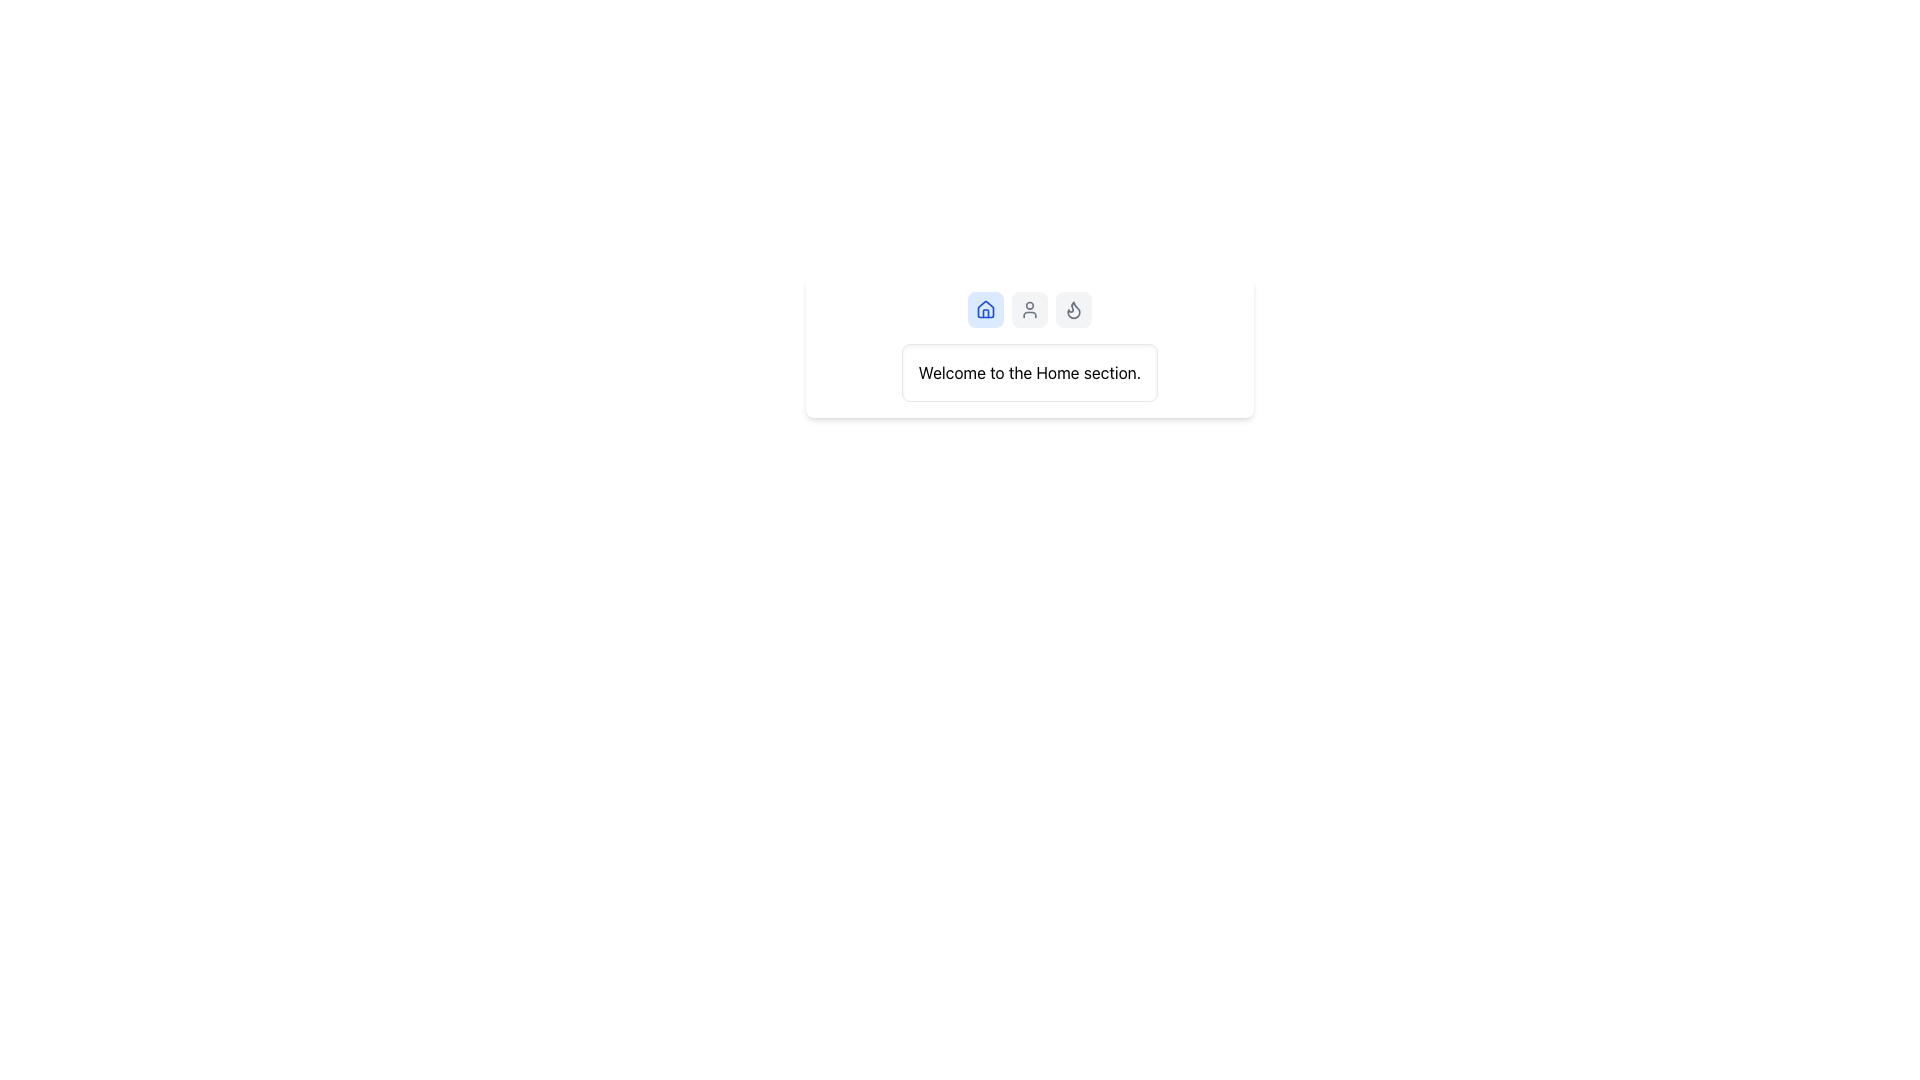 This screenshot has width=1920, height=1080. Describe the element at coordinates (985, 308) in the screenshot. I see `the 'Home' icon, which is the leftmost icon in a horizontal sequence of three icons, positioned in the center of the interface, directly above the text 'Welcome to the Home section.'` at that location.